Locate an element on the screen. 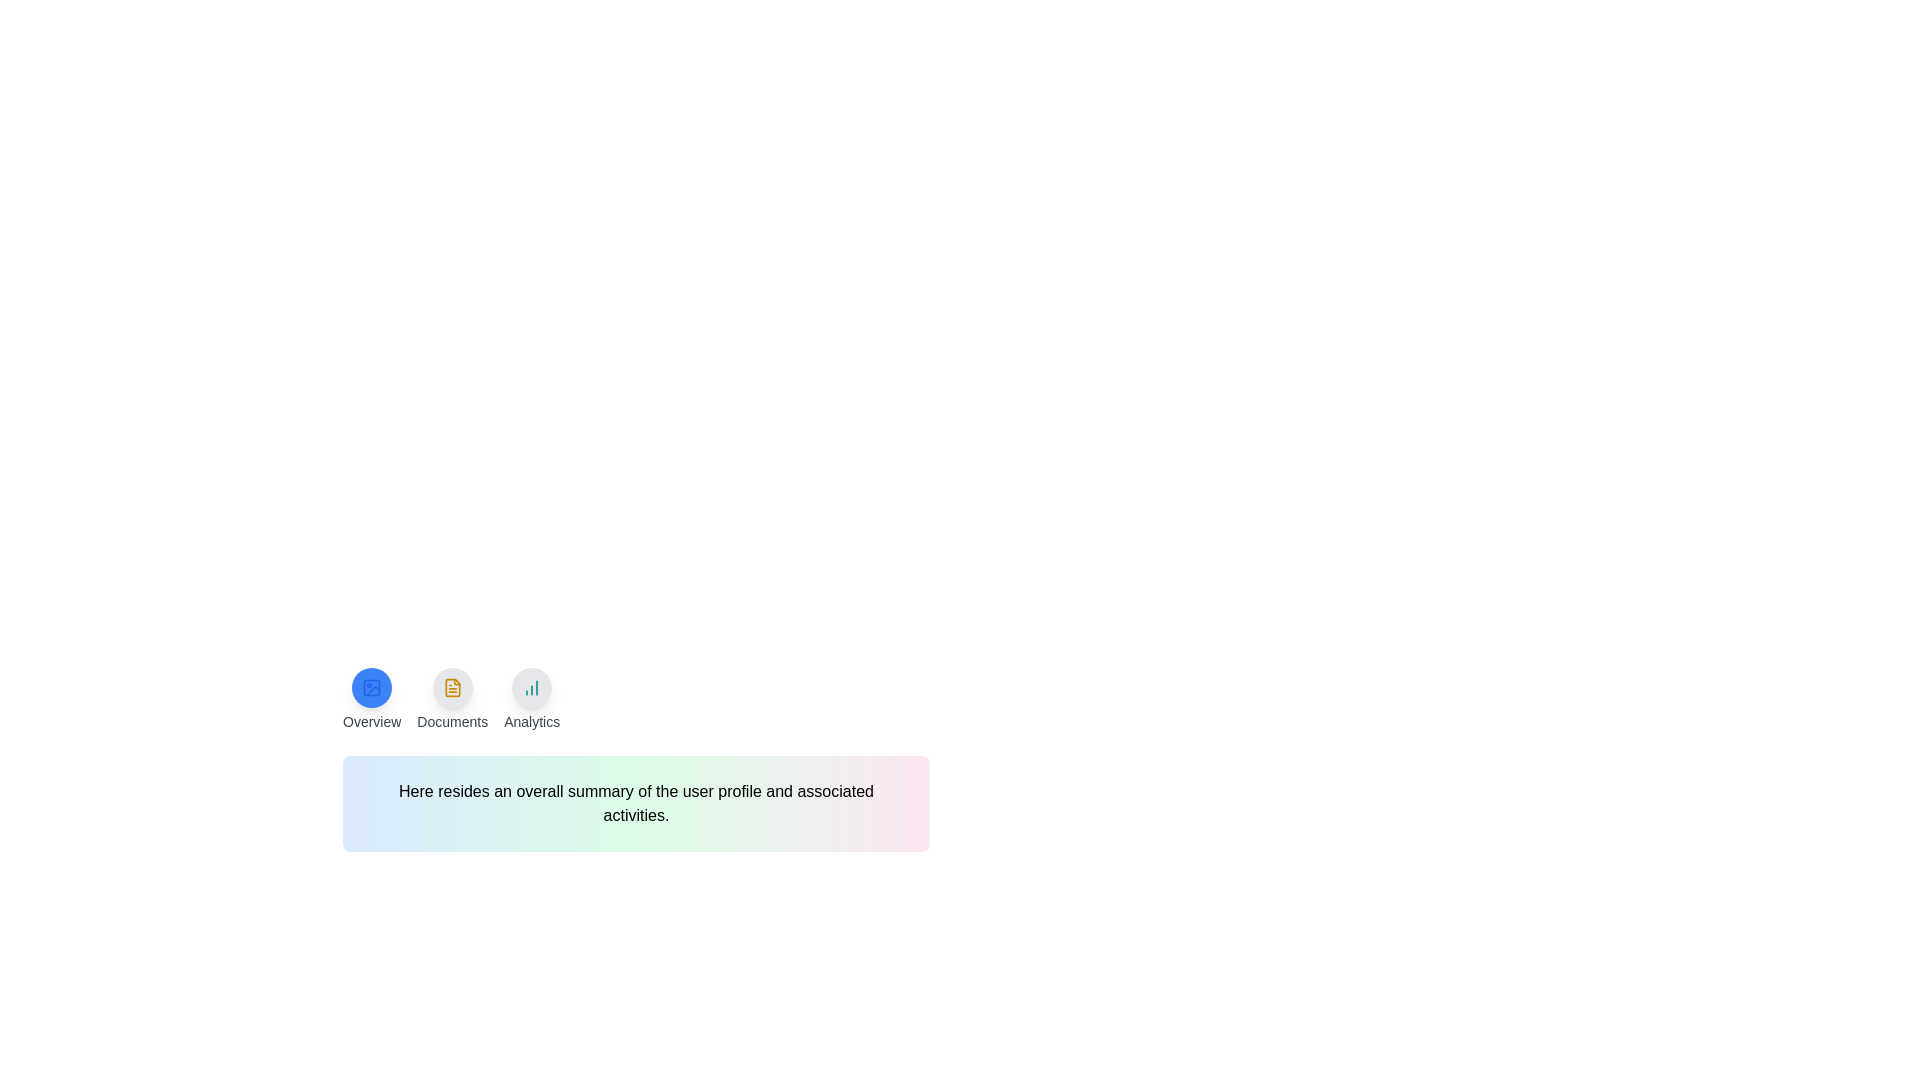 The image size is (1920, 1080). the analytics label, which indicates the purpose of the analytics icon-button is located at coordinates (532, 721).